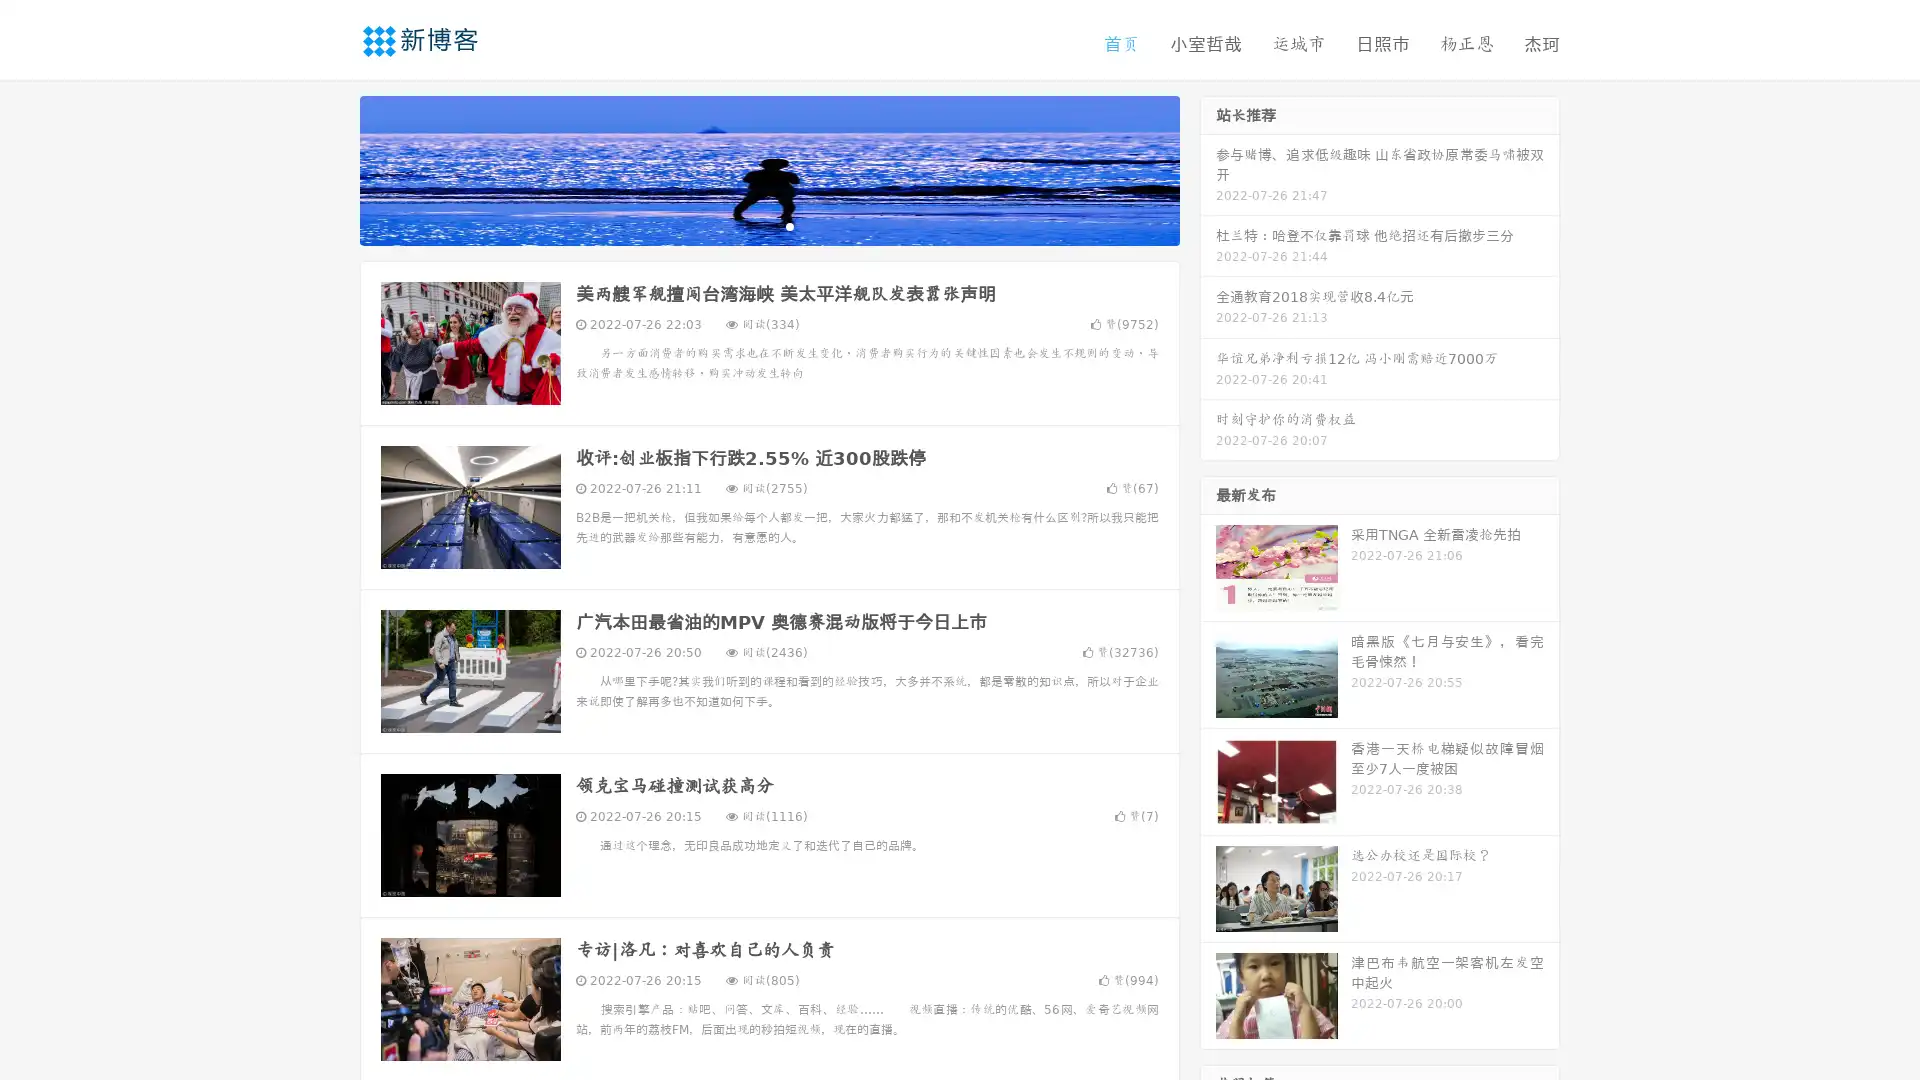 The image size is (1920, 1080). Describe the element at coordinates (1208, 168) in the screenshot. I see `Next slide` at that location.